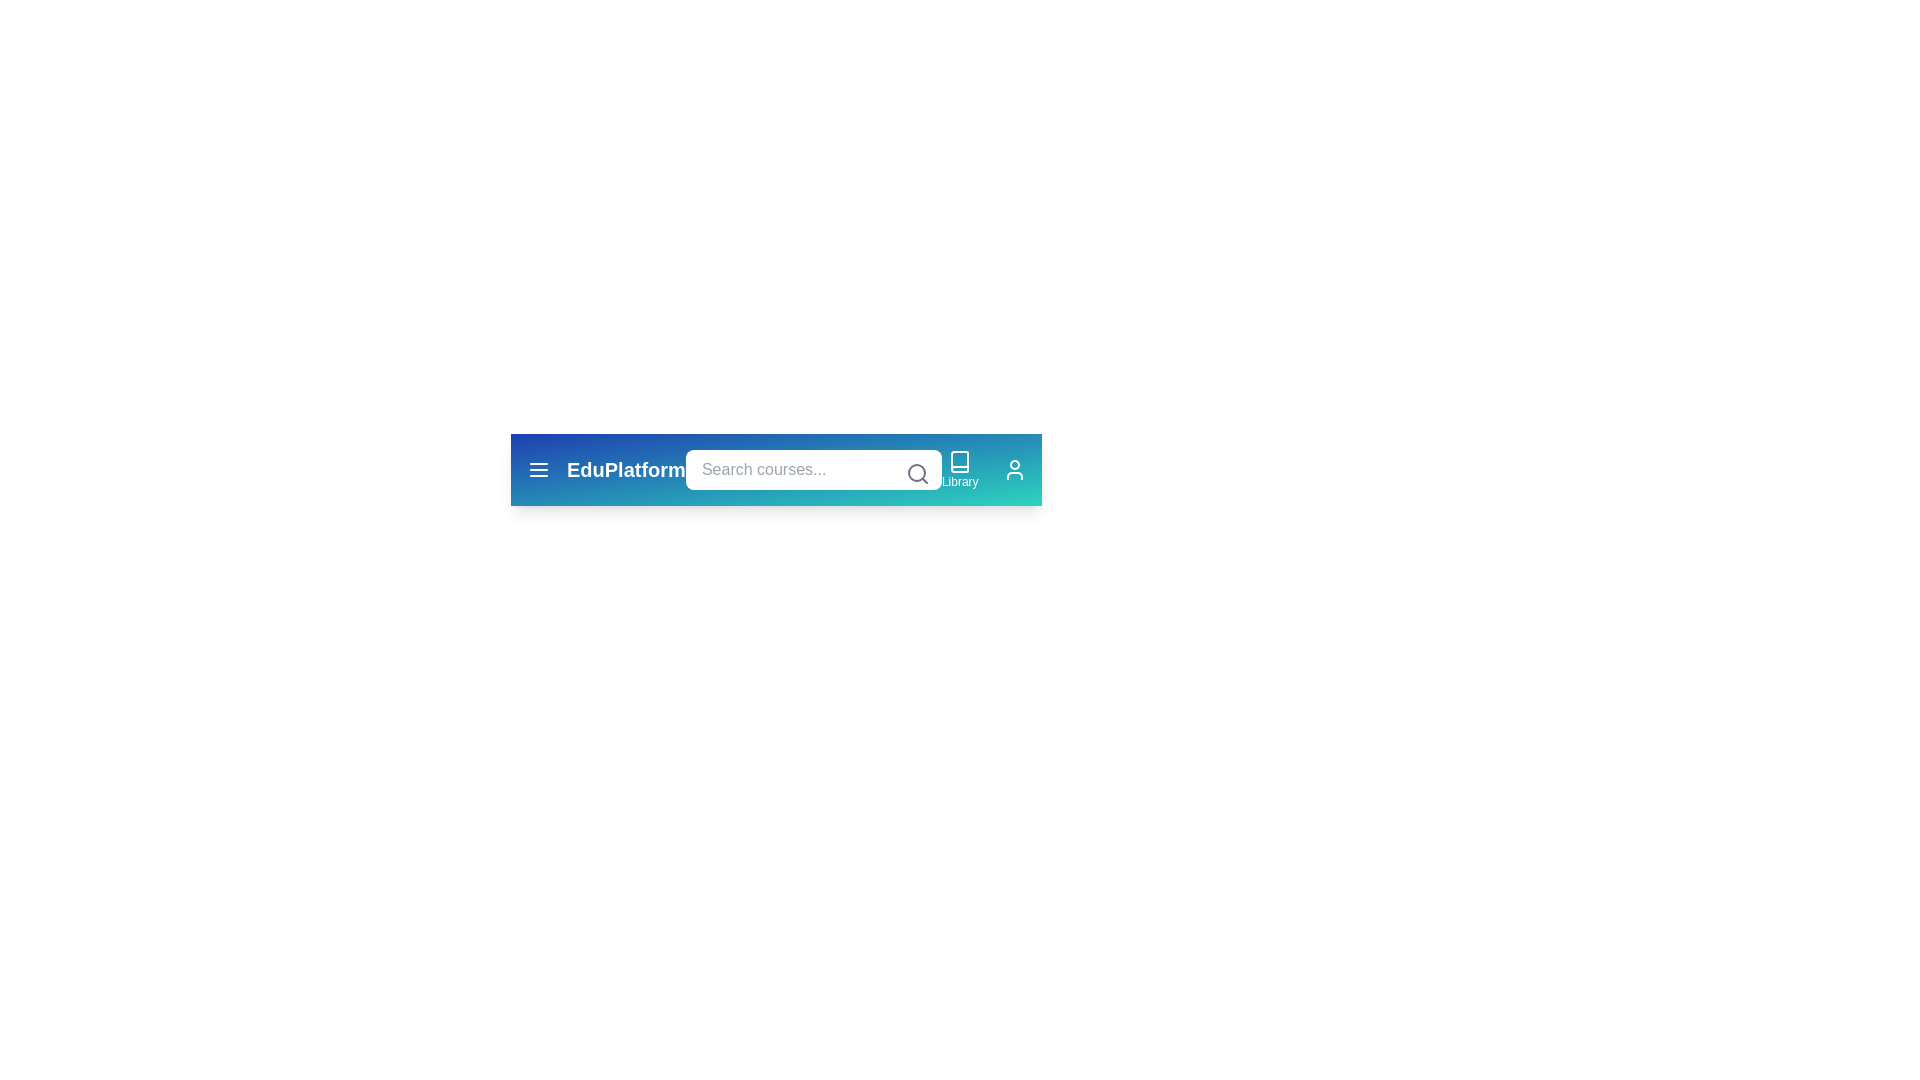  Describe the element at coordinates (916, 474) in the screenshot. I see `the search icon to submit the search query` at that location.